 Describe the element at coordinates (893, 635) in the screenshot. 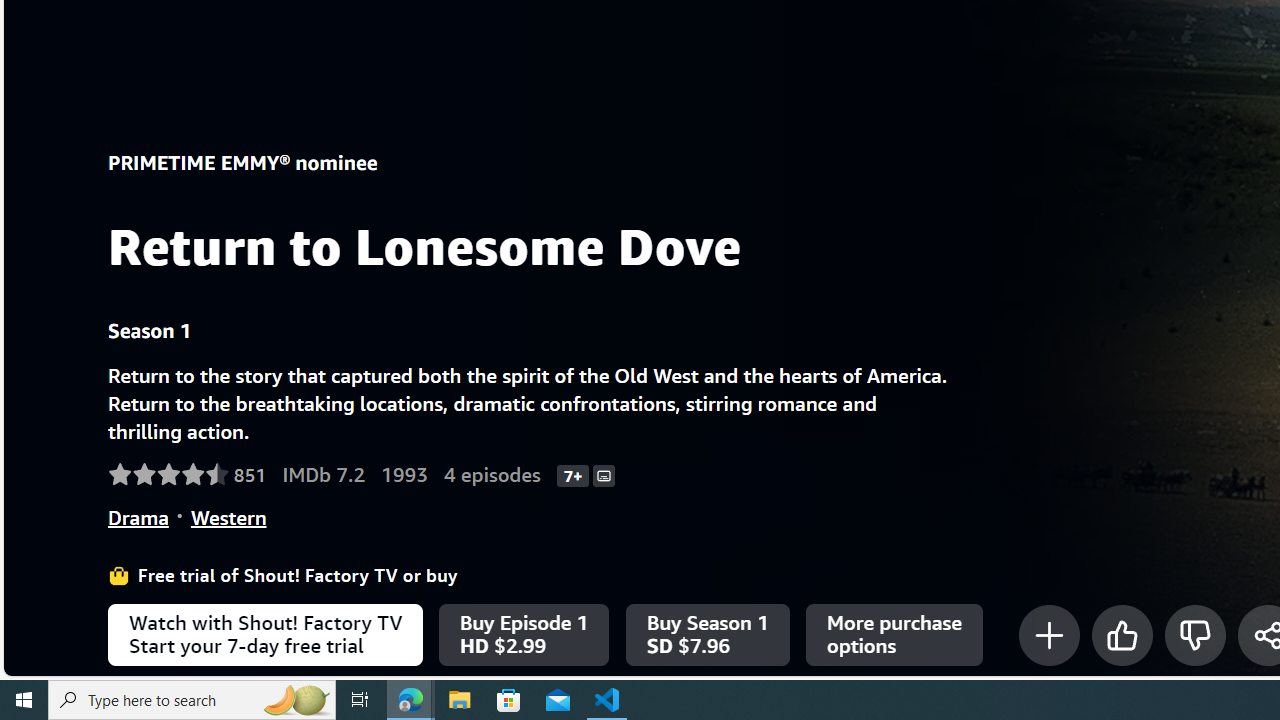

I see `'More purchase options'` at that location.